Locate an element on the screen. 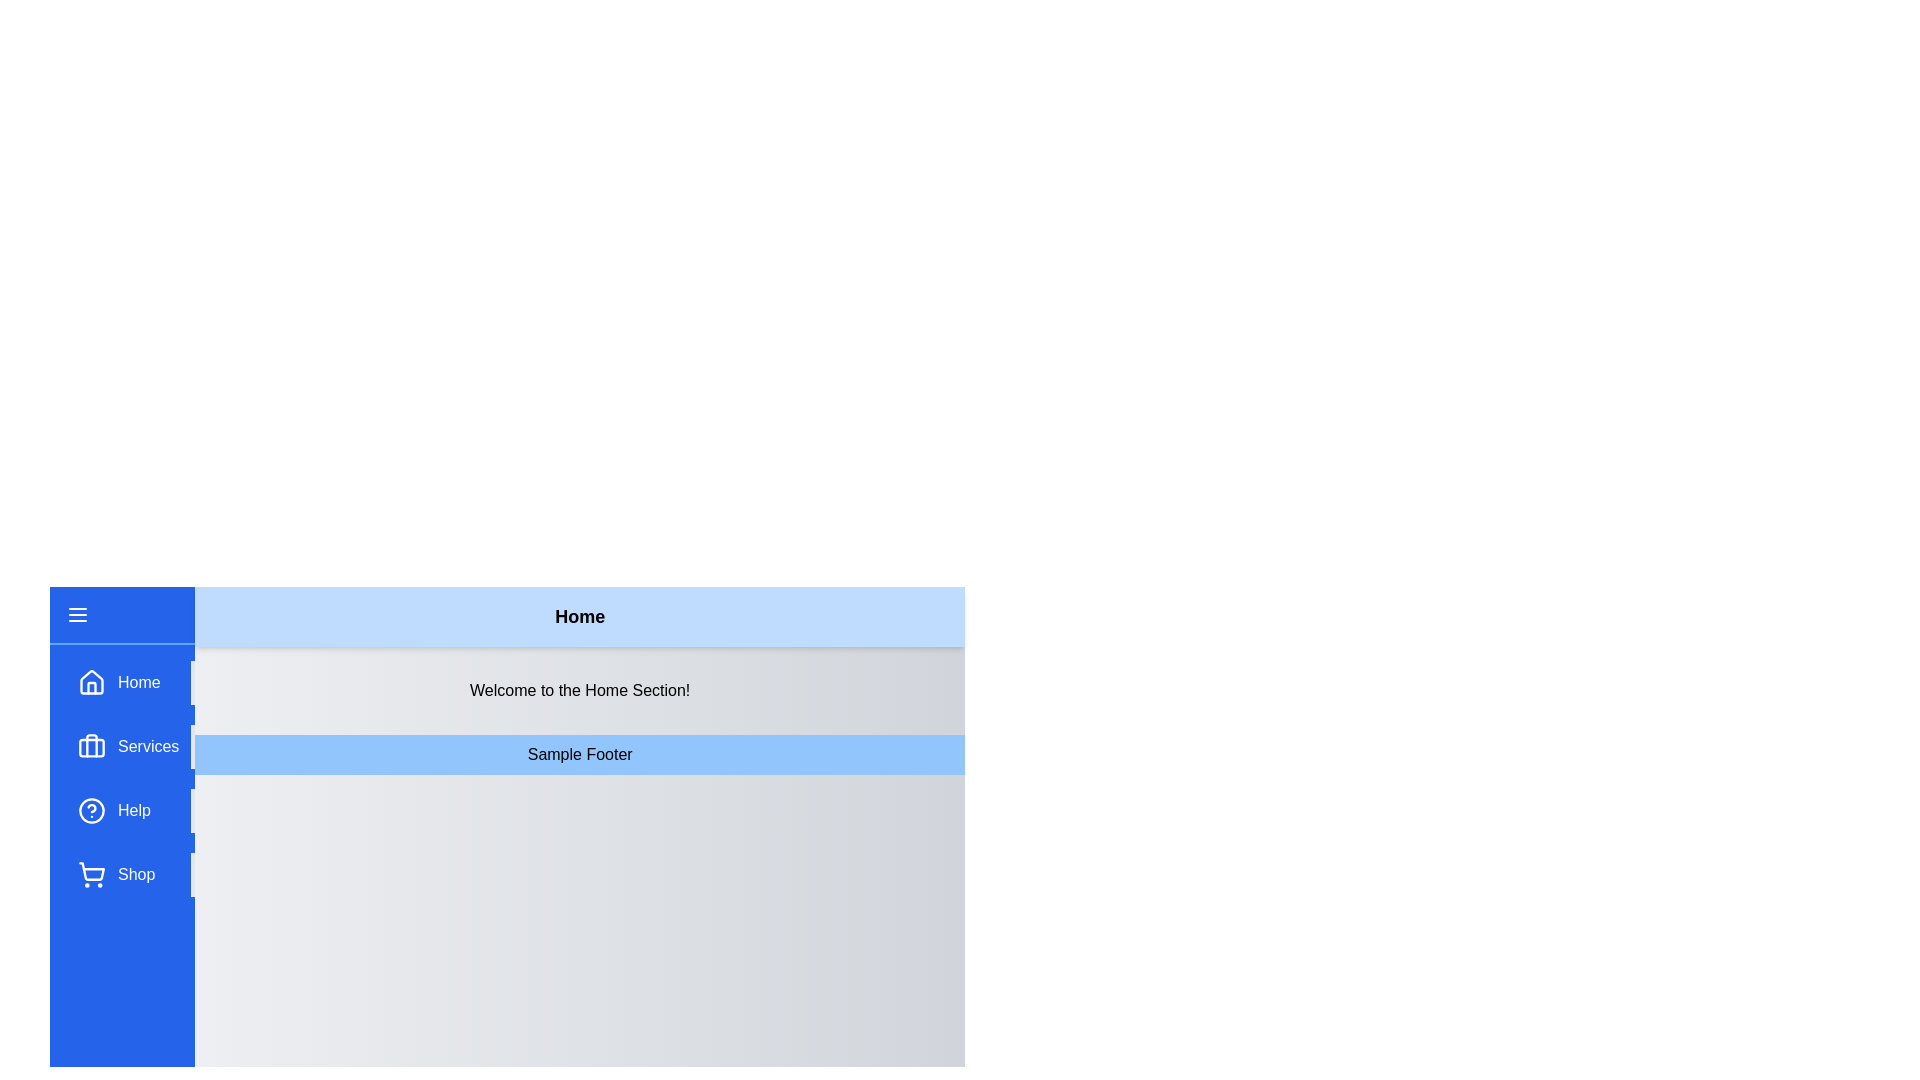 This screenshot has height=1080, width=1920. the 'Services' label in the navigation menu, which is styled in white text against a blue background and positioned below the 'Home' item is located at coordinates (147, 747).